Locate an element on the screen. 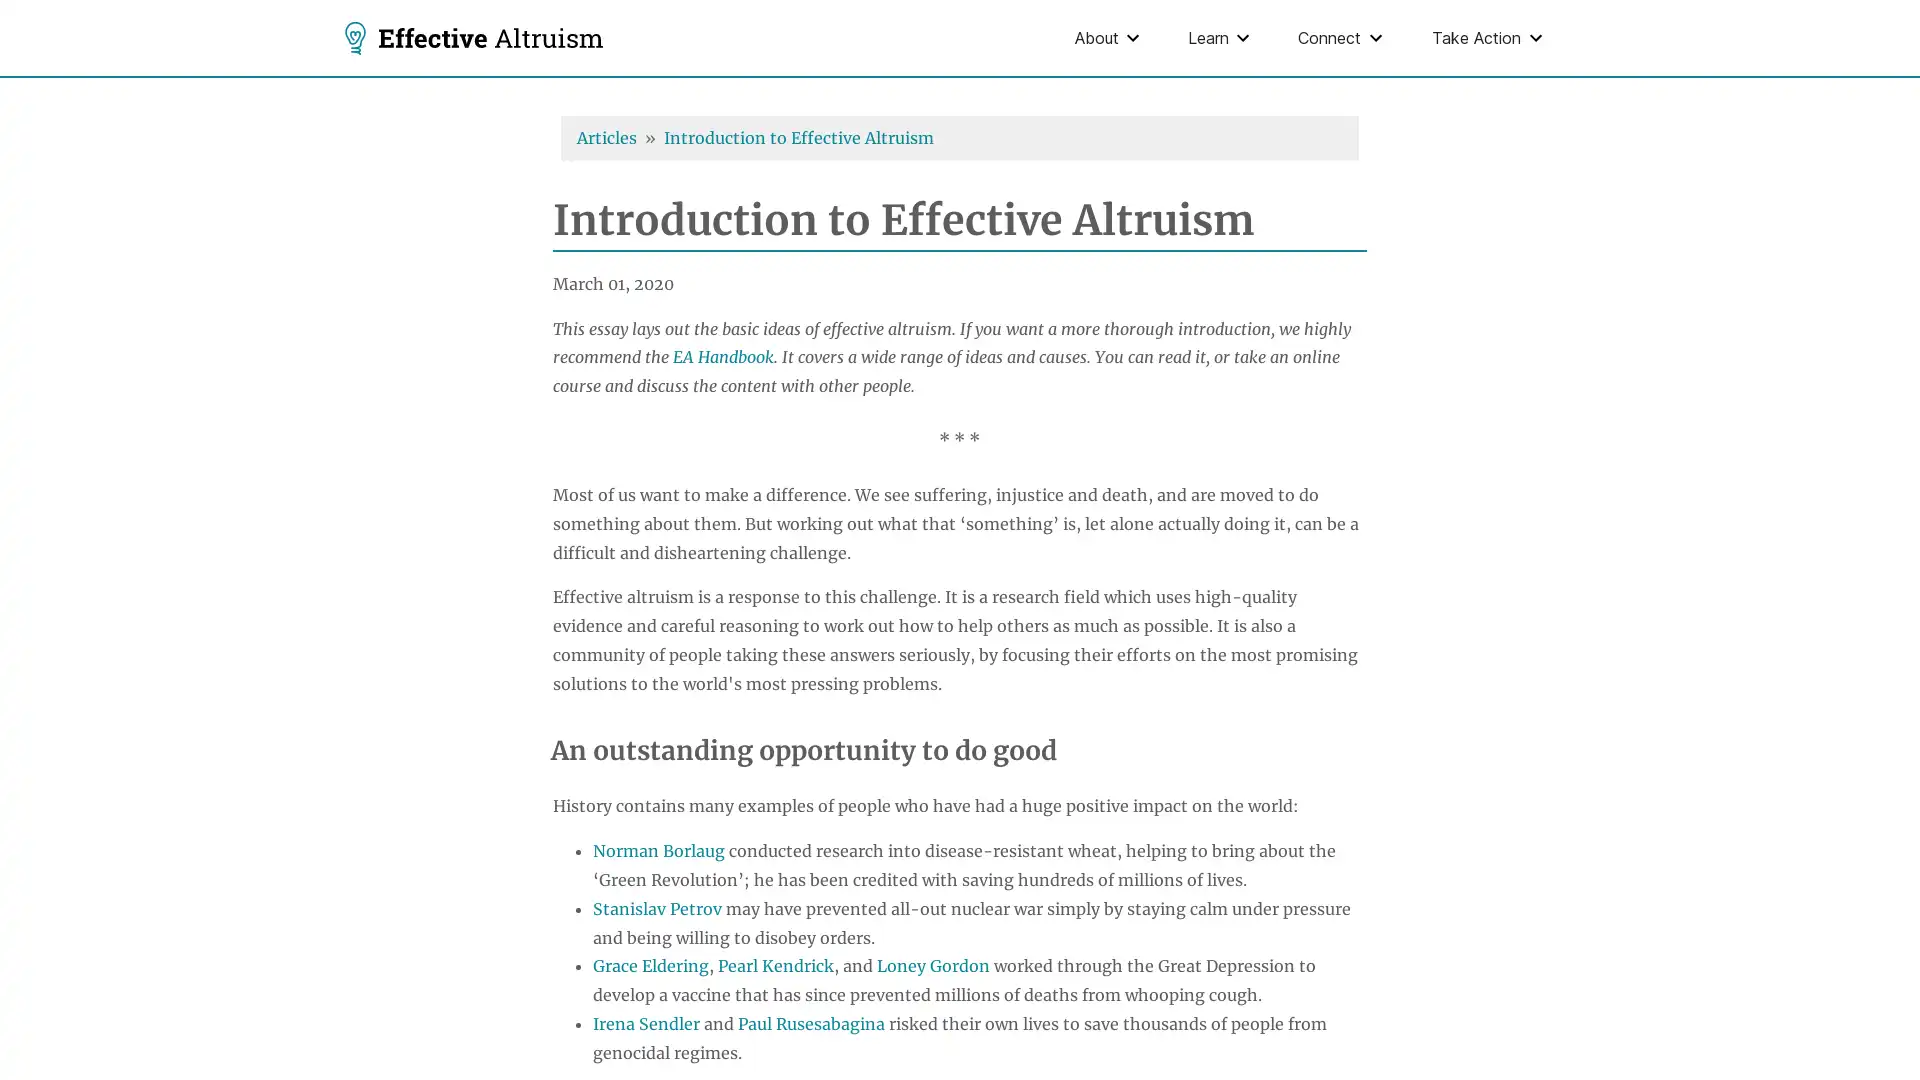  Connect is located at coordinates (1341, 38).